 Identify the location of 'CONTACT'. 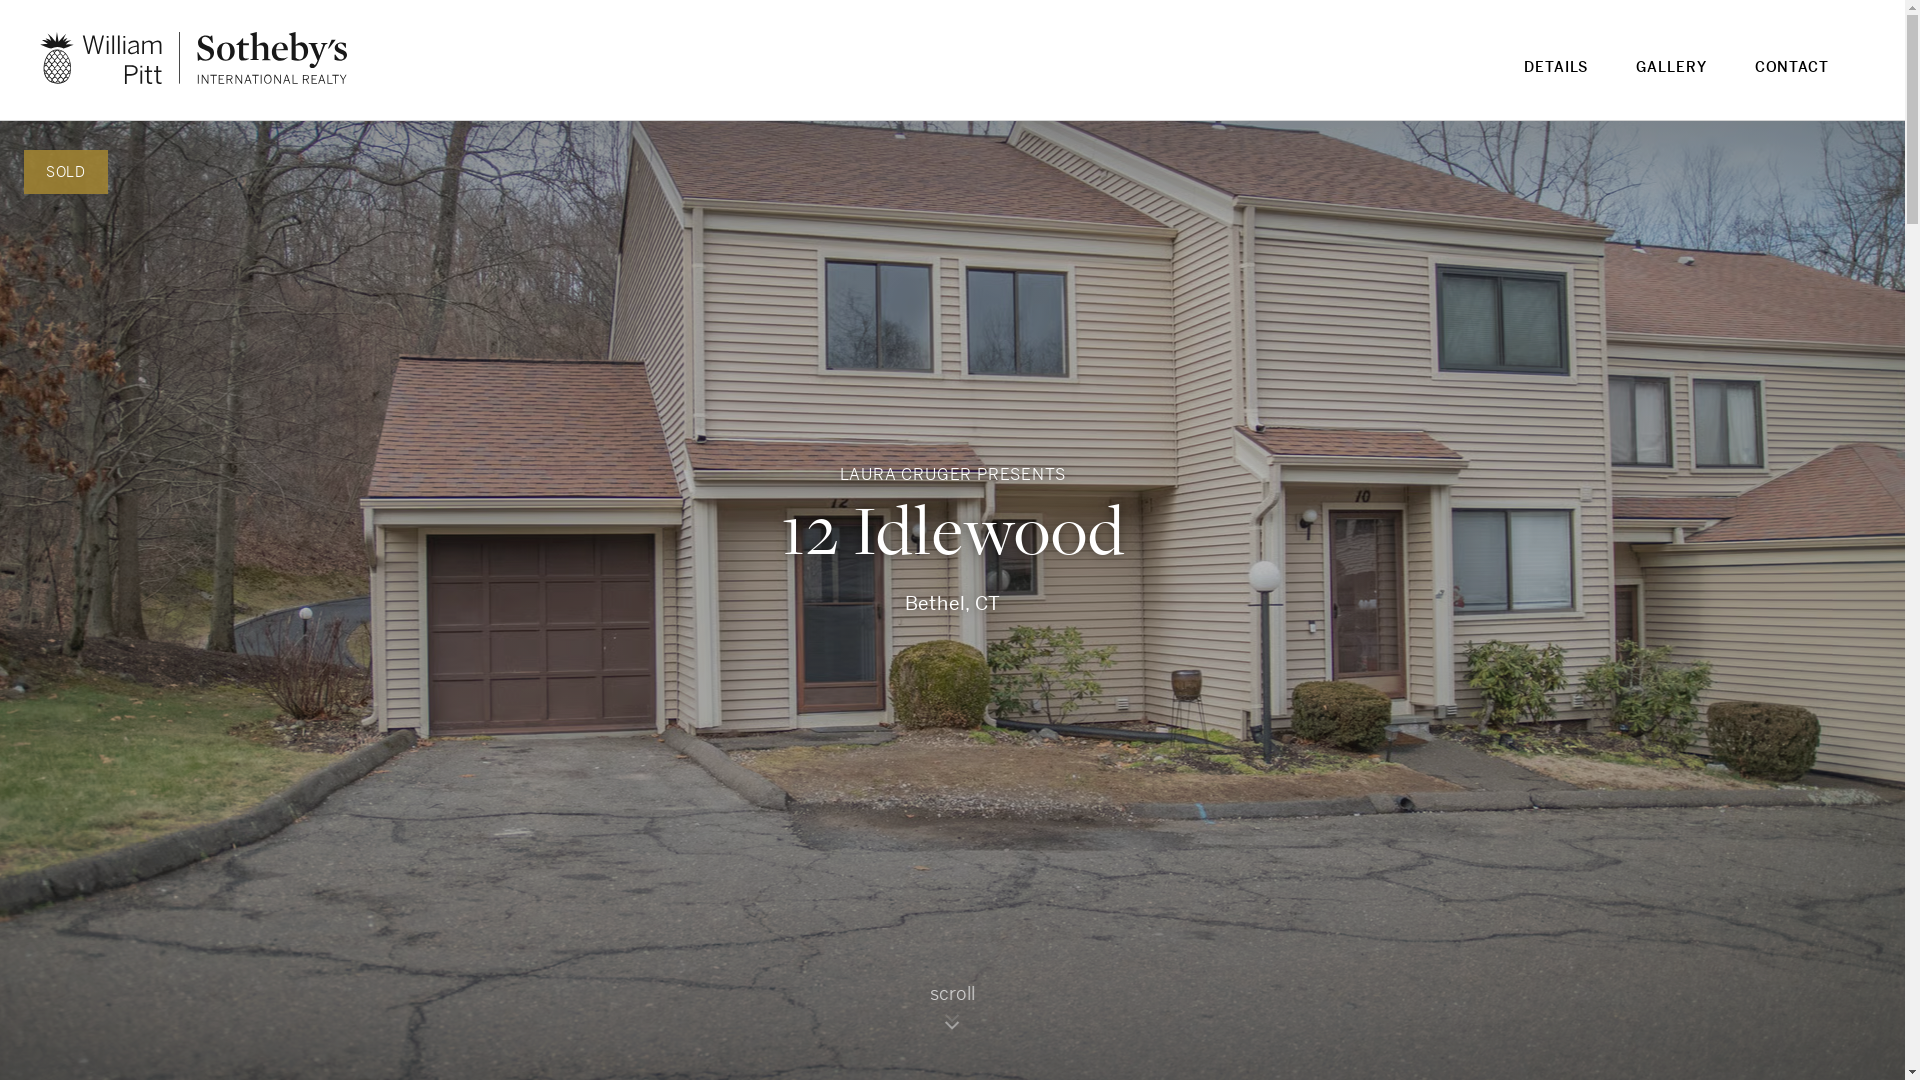
(1791, 78).